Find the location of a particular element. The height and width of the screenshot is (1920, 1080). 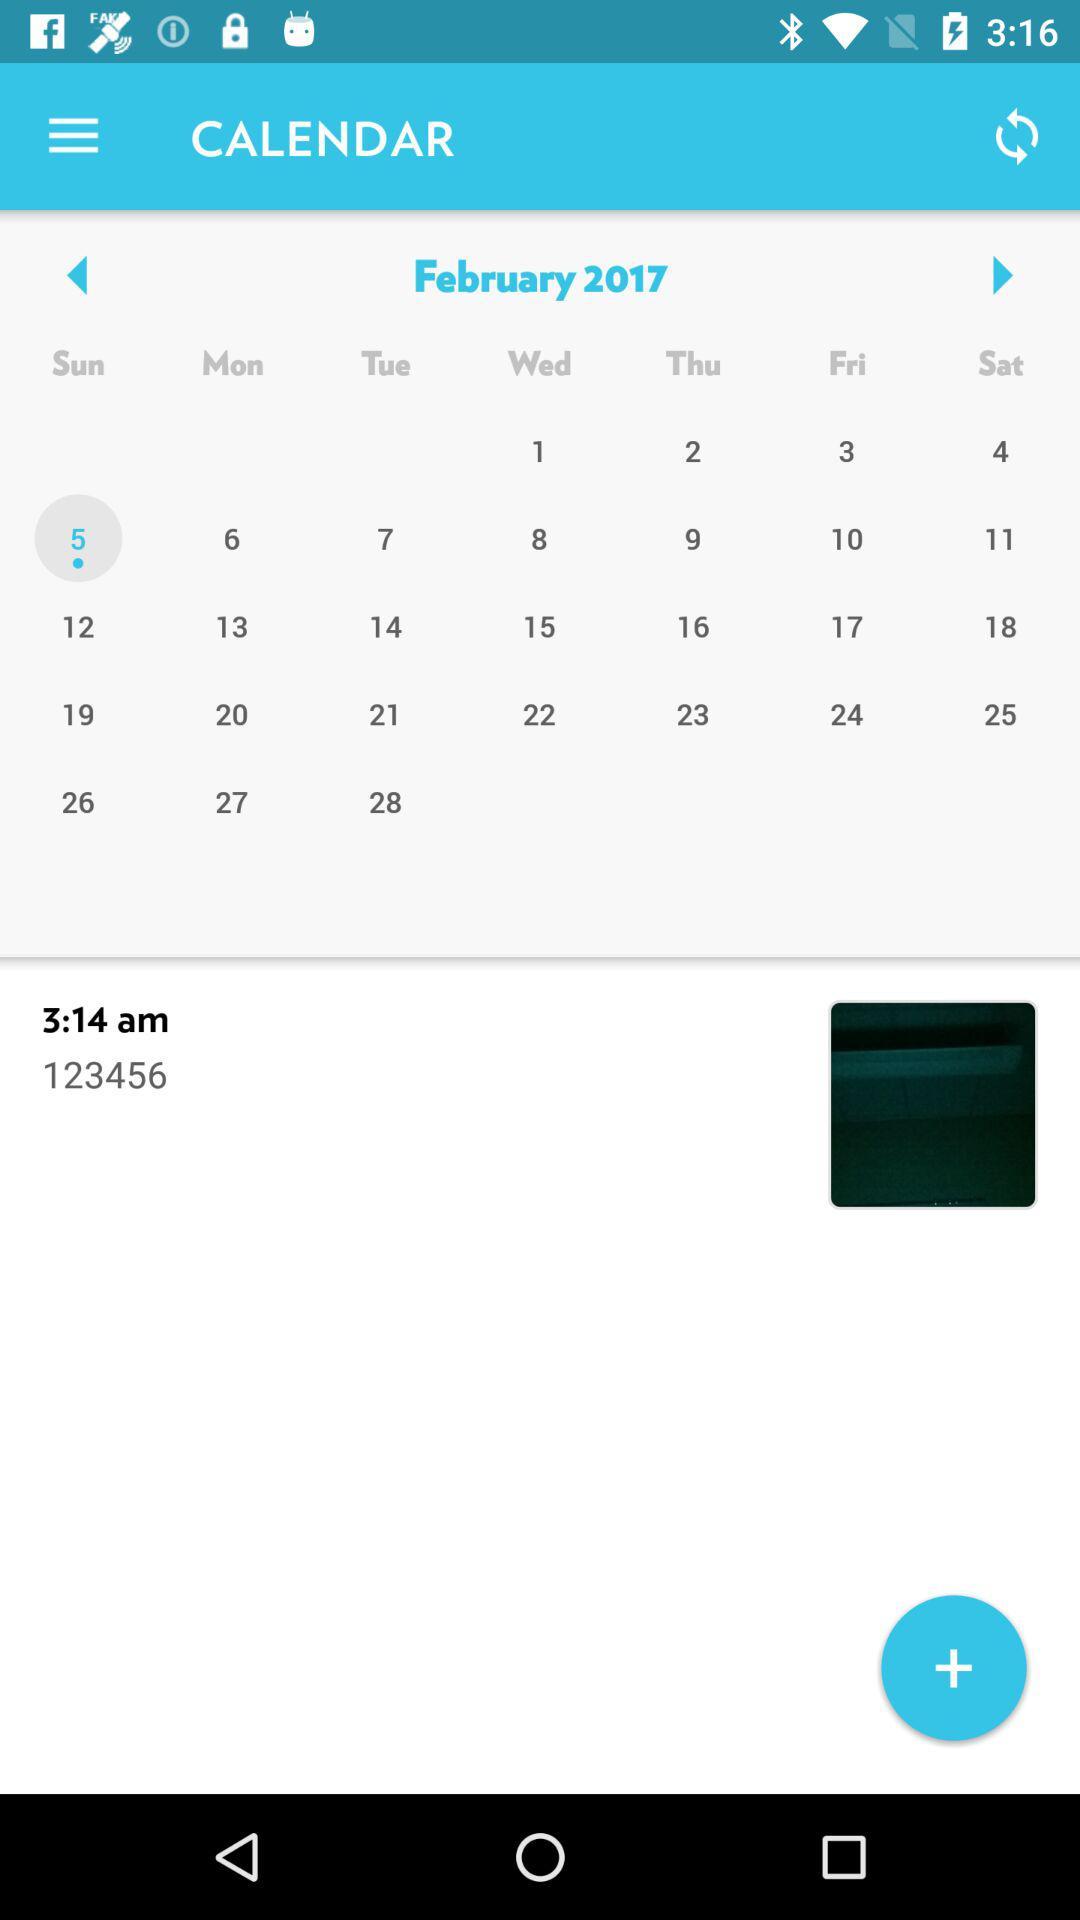

the item above sun is located at coordinates (538, 273).